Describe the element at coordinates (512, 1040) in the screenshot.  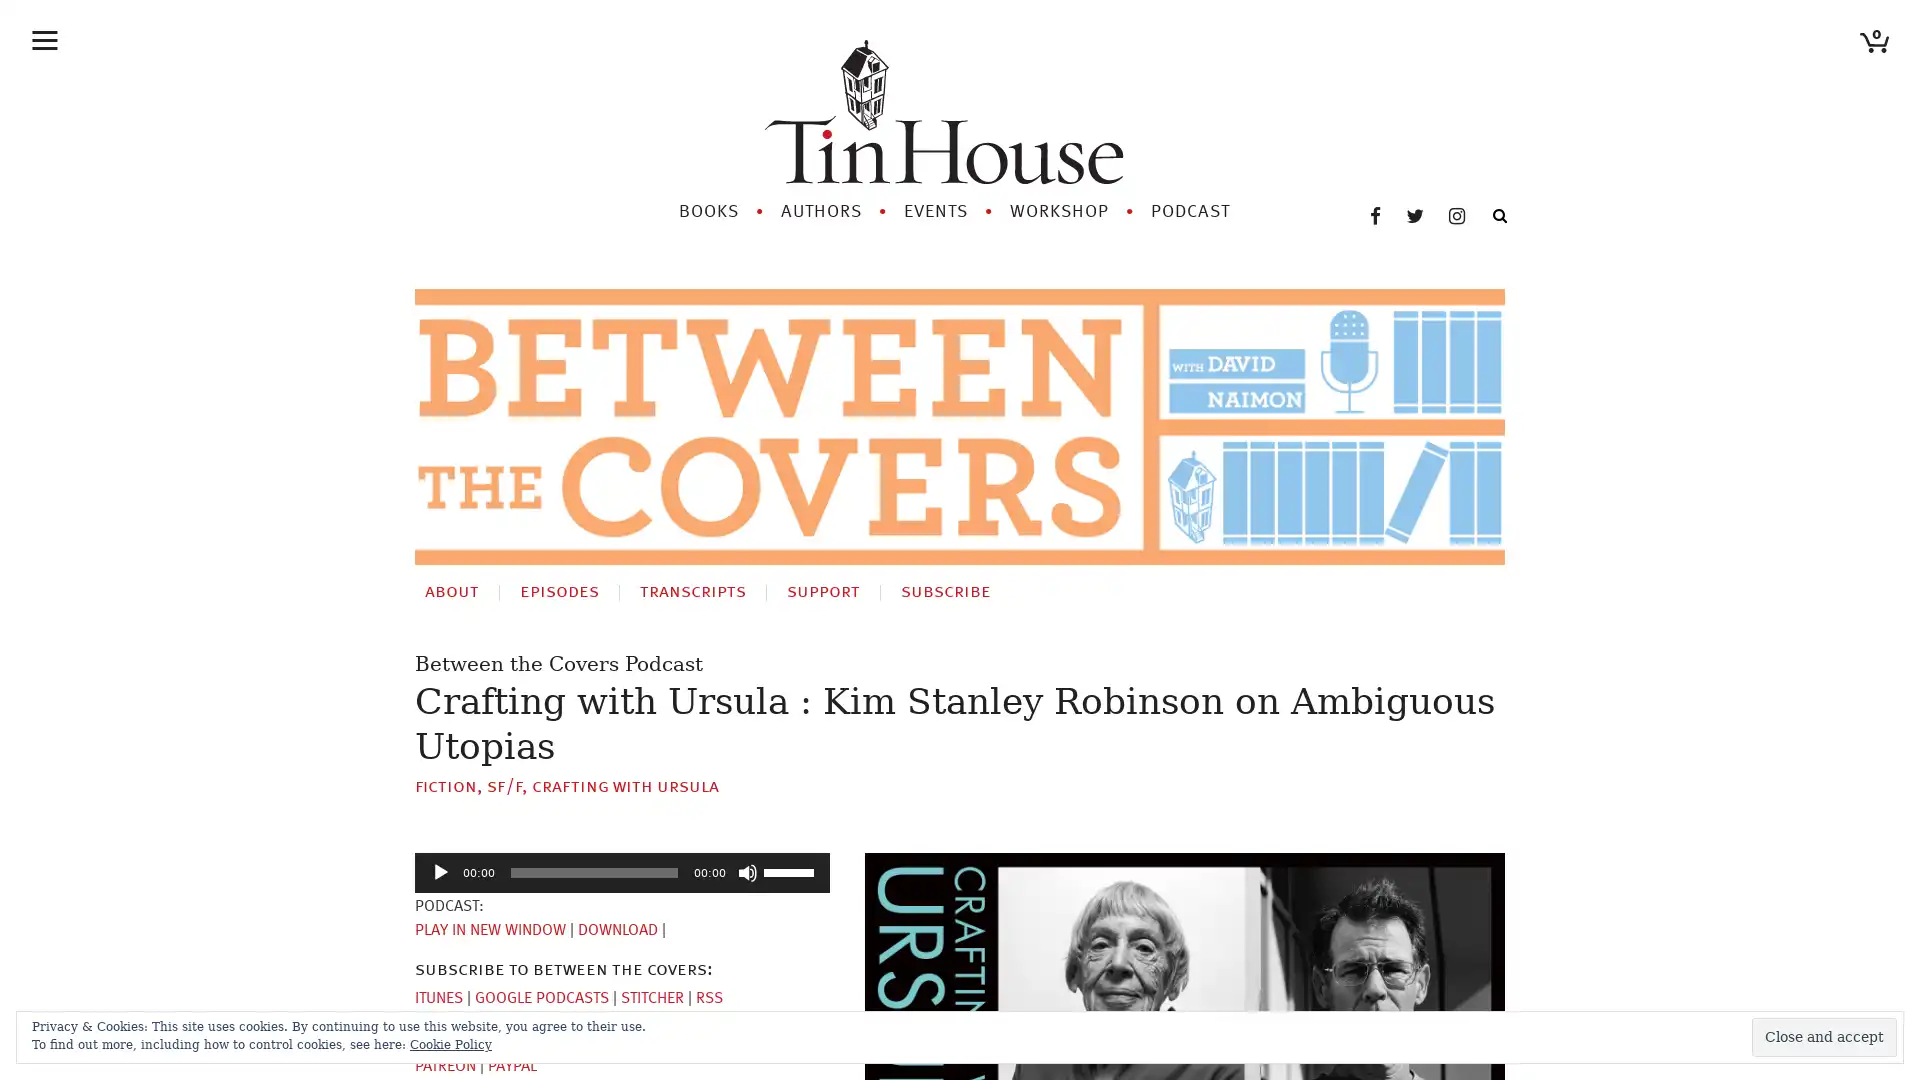
I see `Paypal` at that location.